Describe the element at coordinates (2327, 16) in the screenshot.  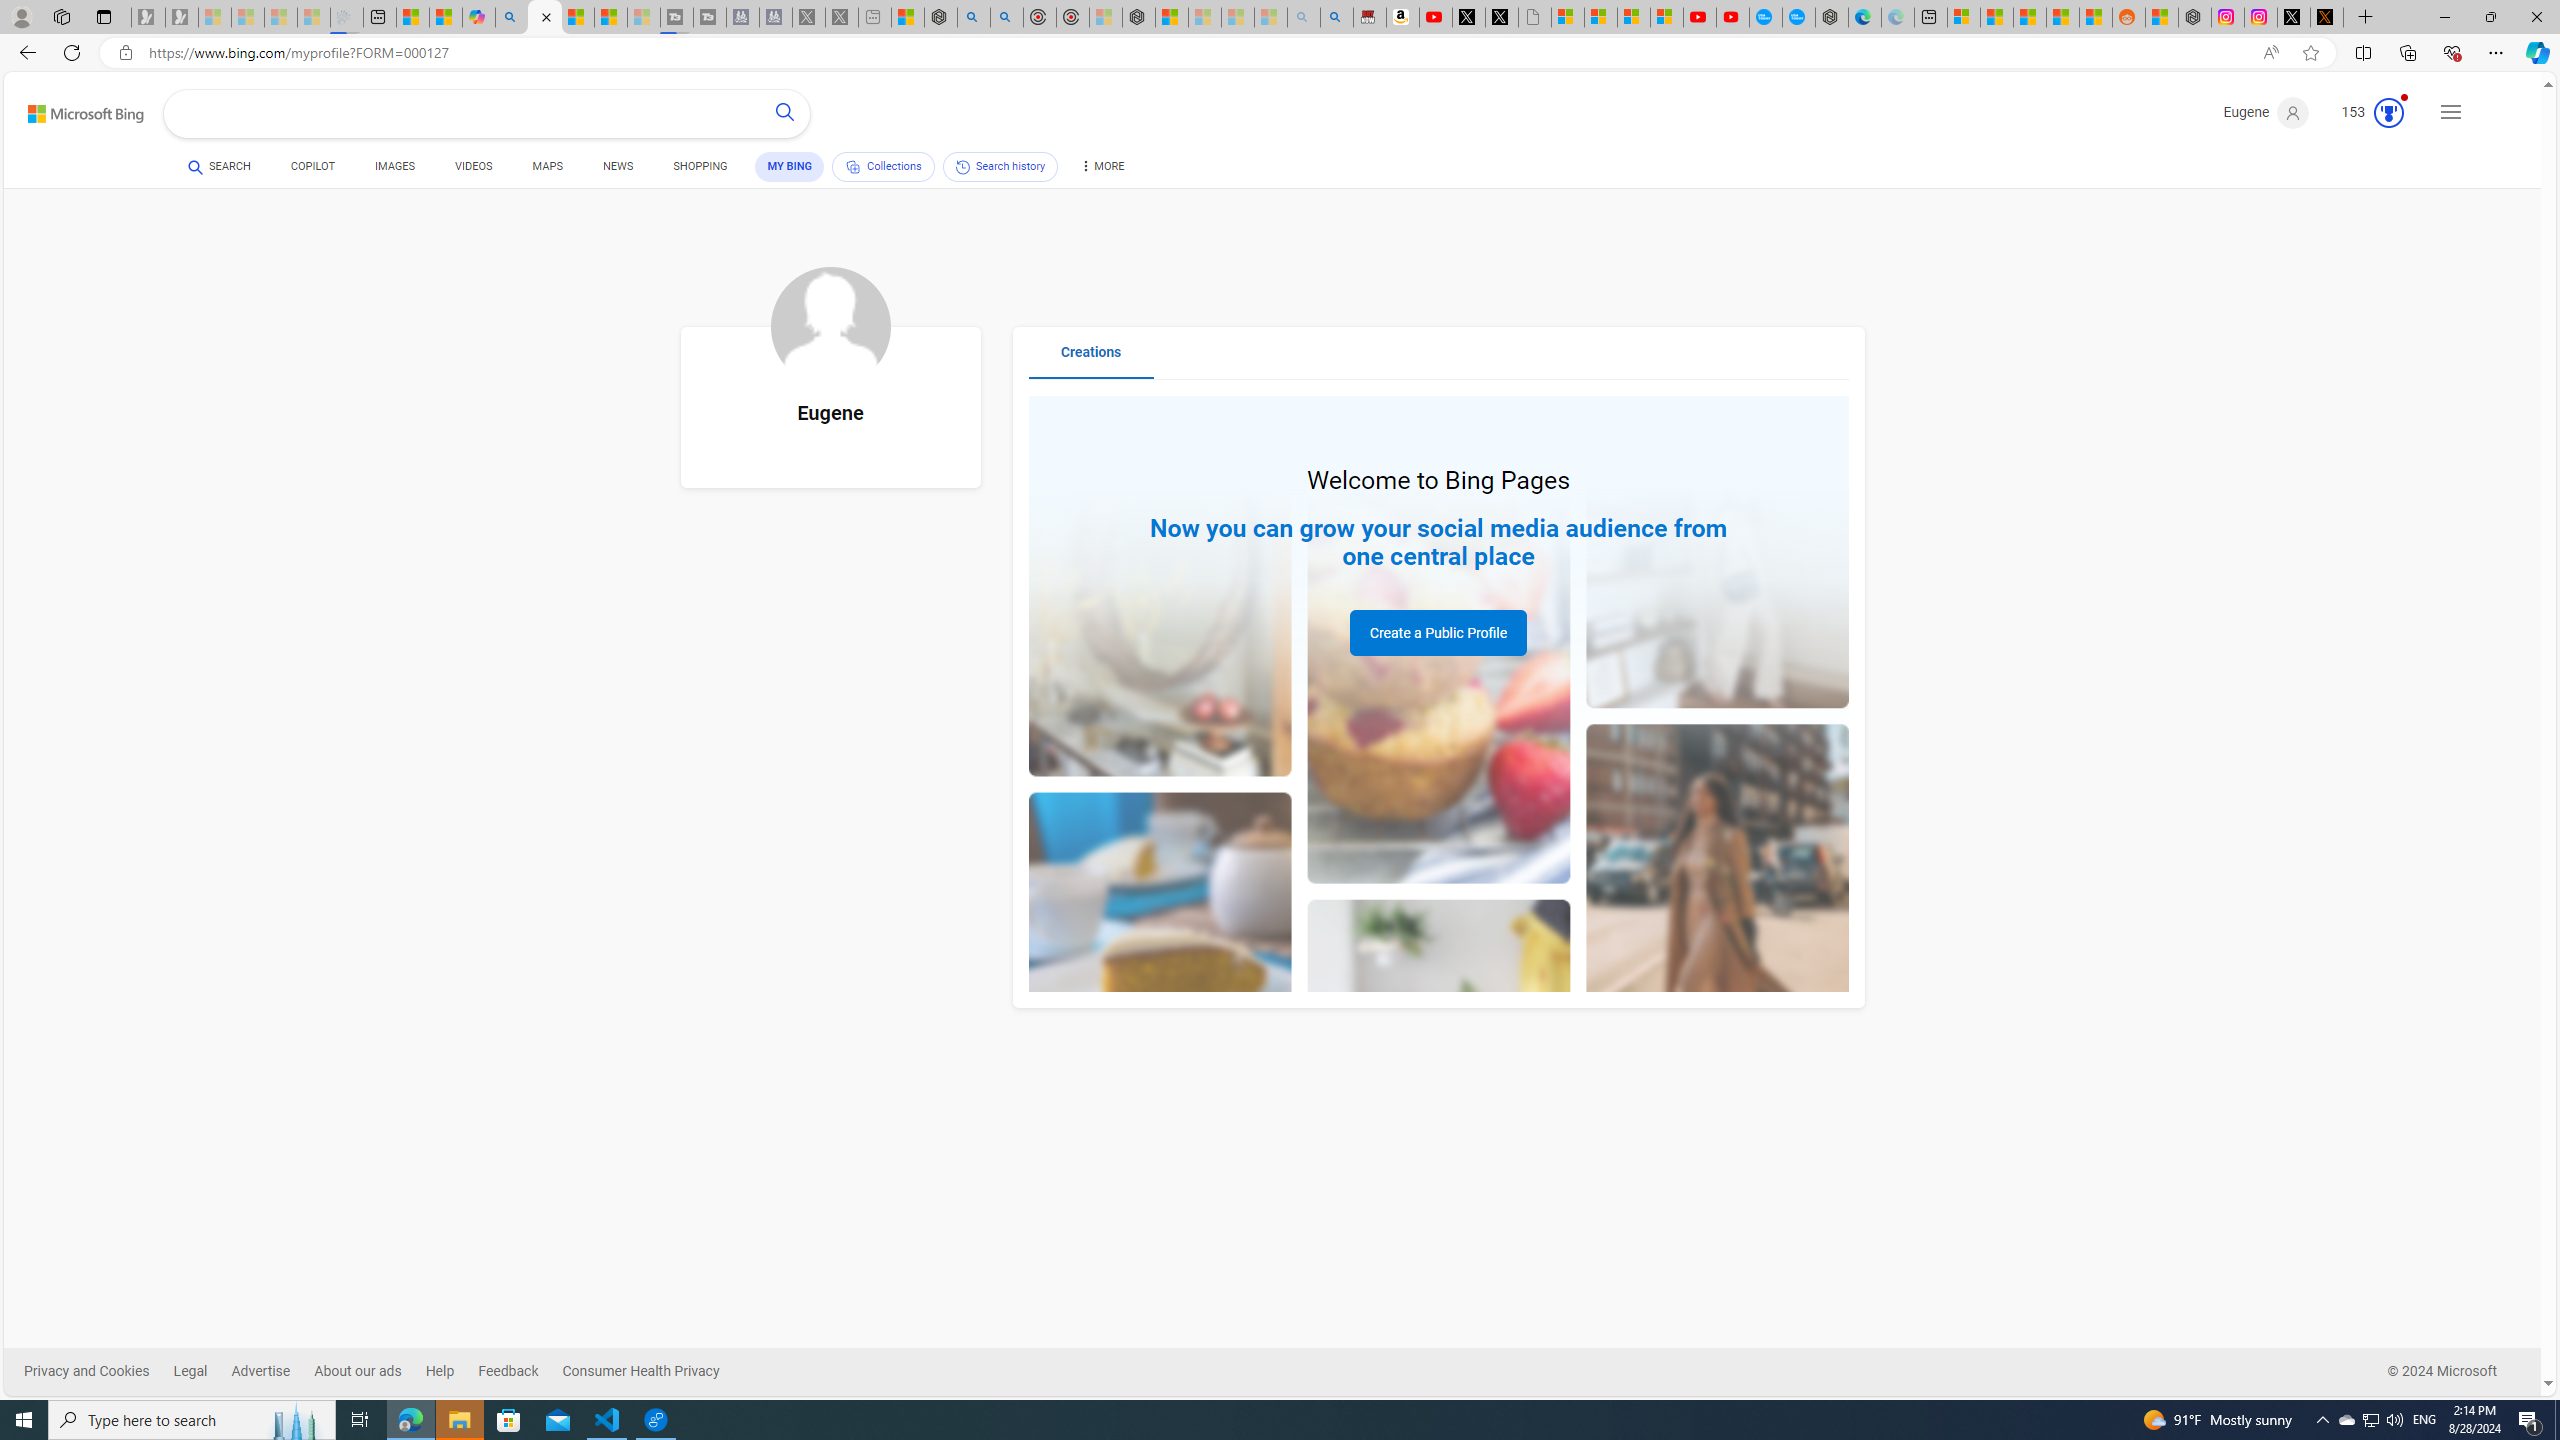
I see `'help.x.com | 524: A timeout occurred'` at that location.